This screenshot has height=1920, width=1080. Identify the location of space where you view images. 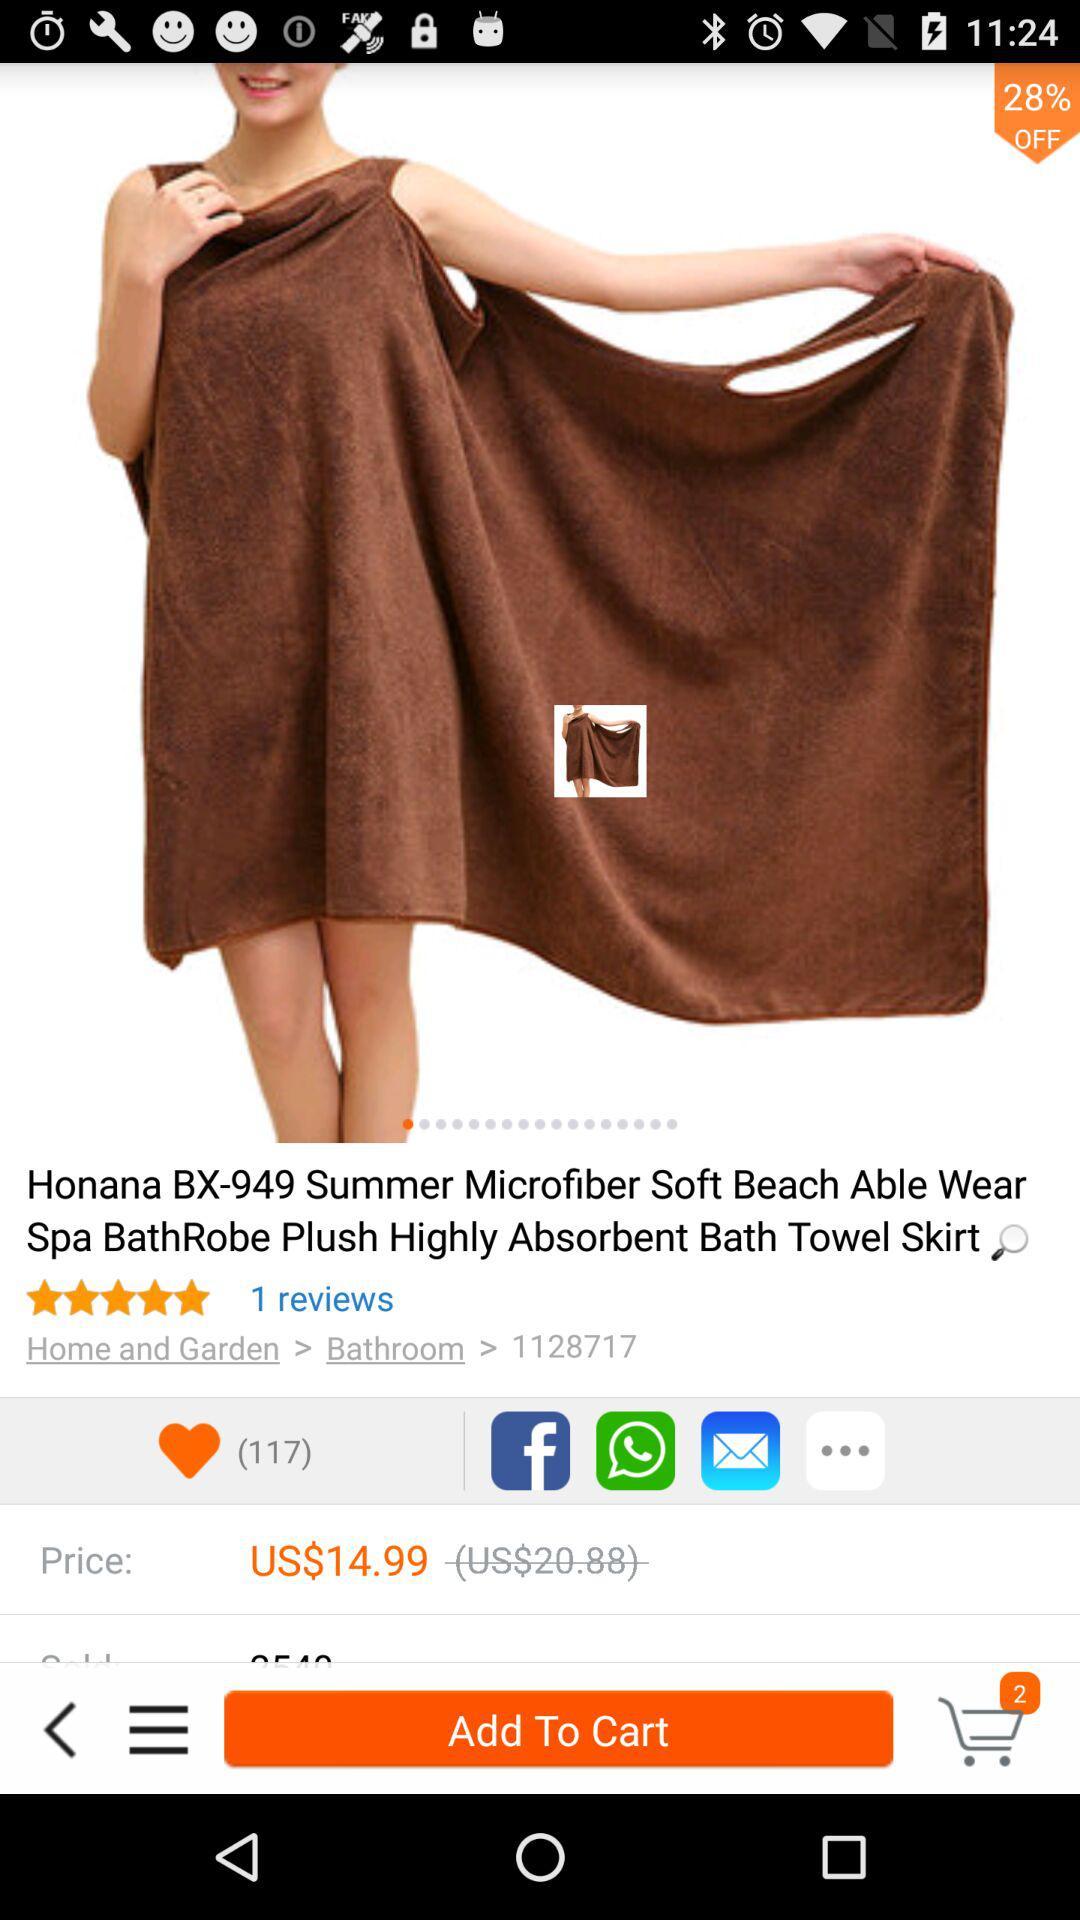
(540, 602).